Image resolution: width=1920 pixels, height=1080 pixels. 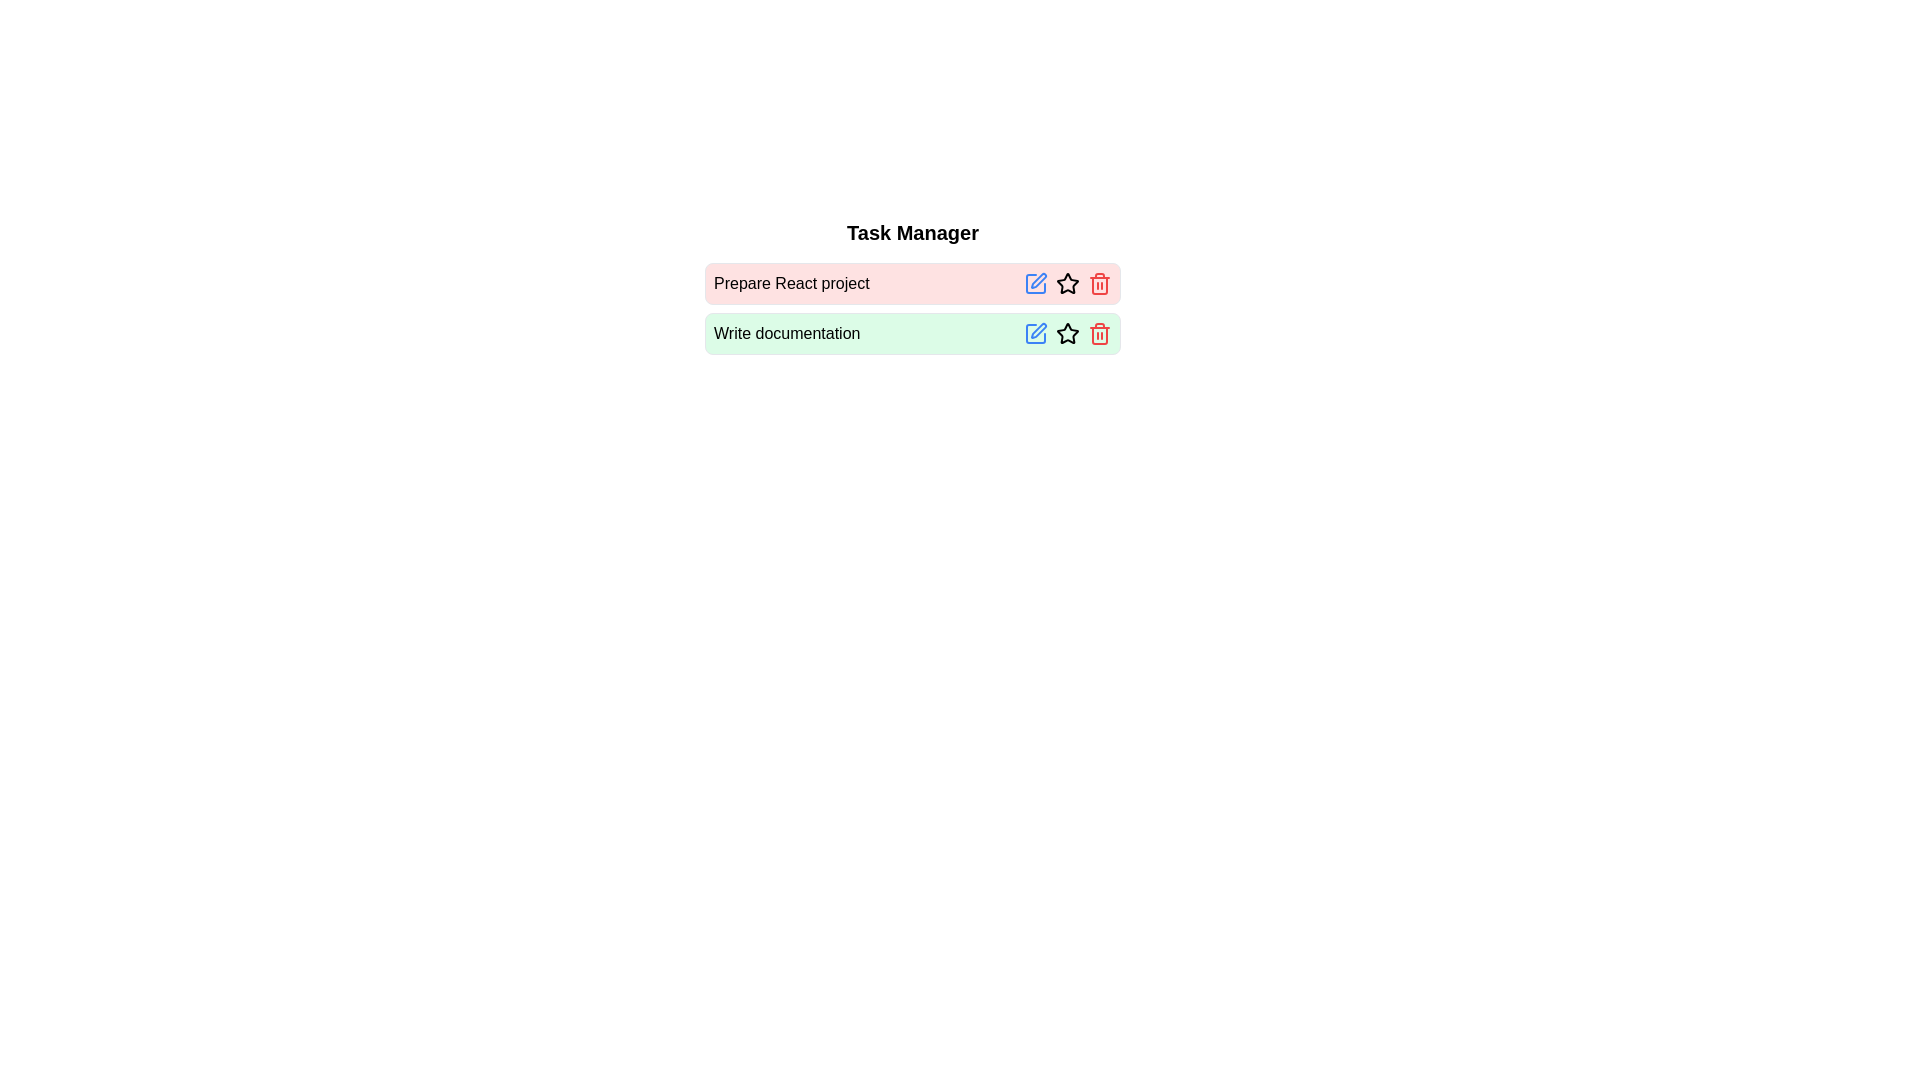 What do you see at coordinates (1067, 333) in the screenshot?
I see `the hollow star icon button to mark the task 'Write documentation' as a favorite` at bounding box center [1067, 333].